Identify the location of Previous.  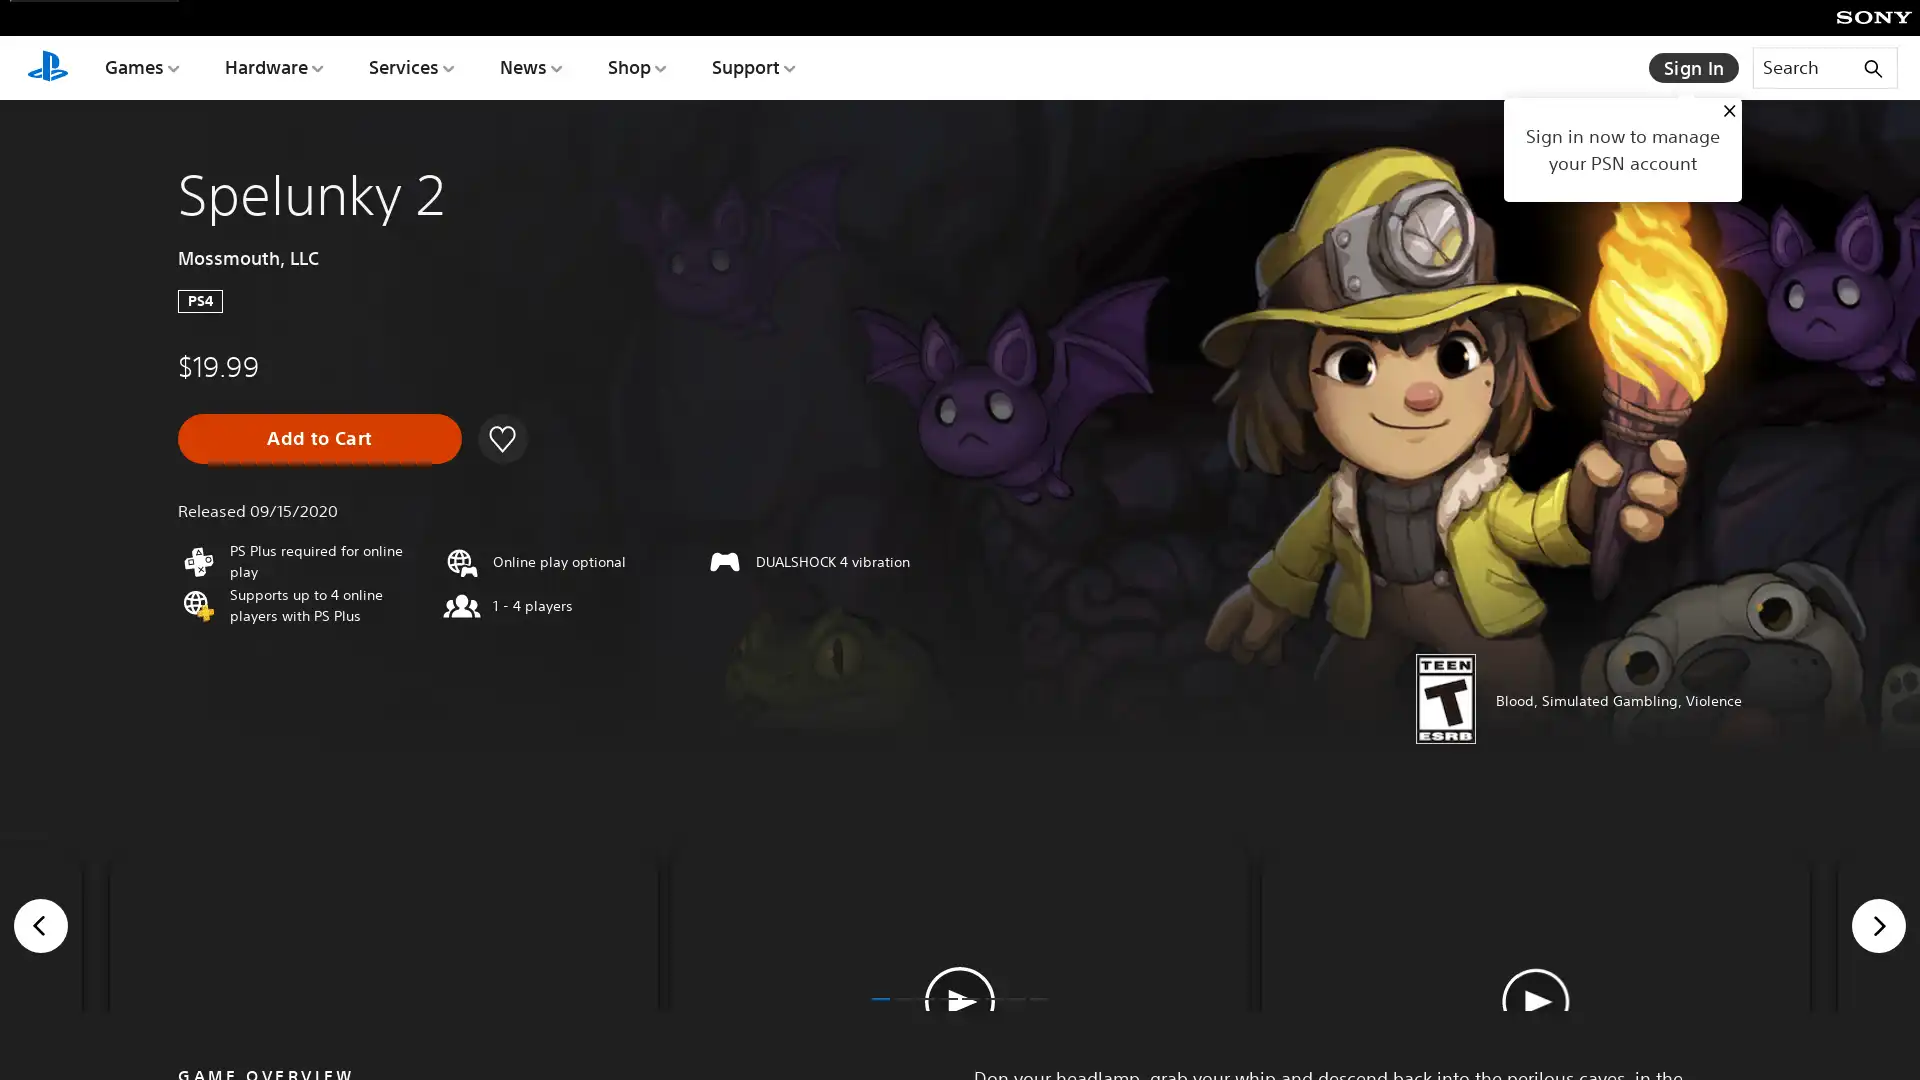
(41, 1019).